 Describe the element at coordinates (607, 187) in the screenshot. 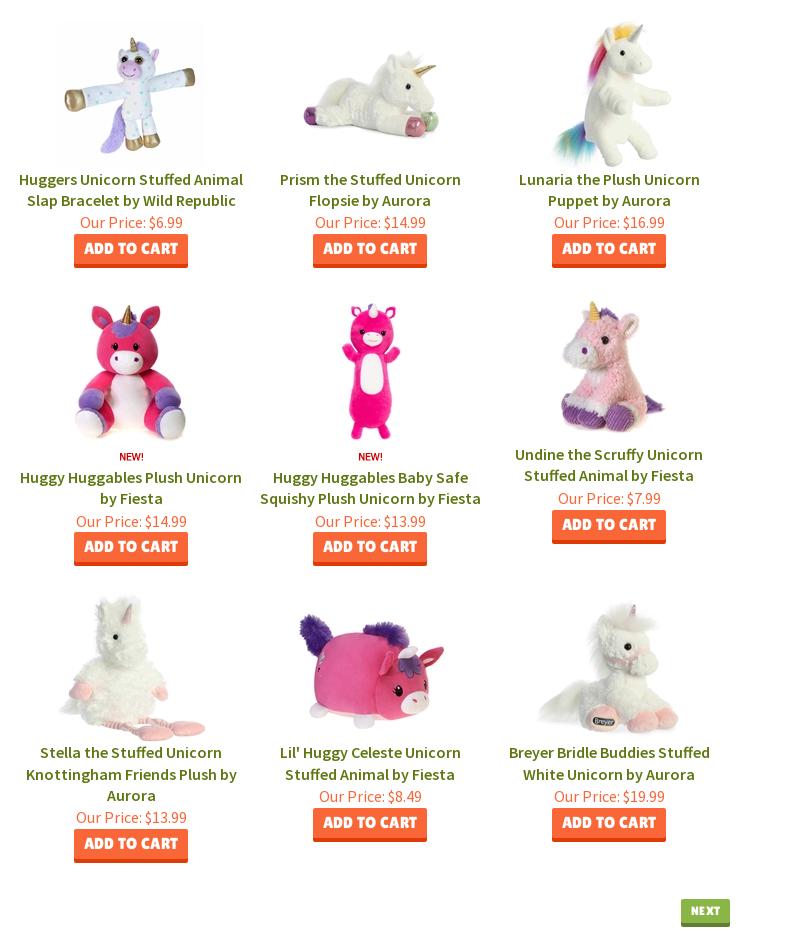

I see `'Lunaria the Plush Unicorn Puppet by Aurora'` at that location.